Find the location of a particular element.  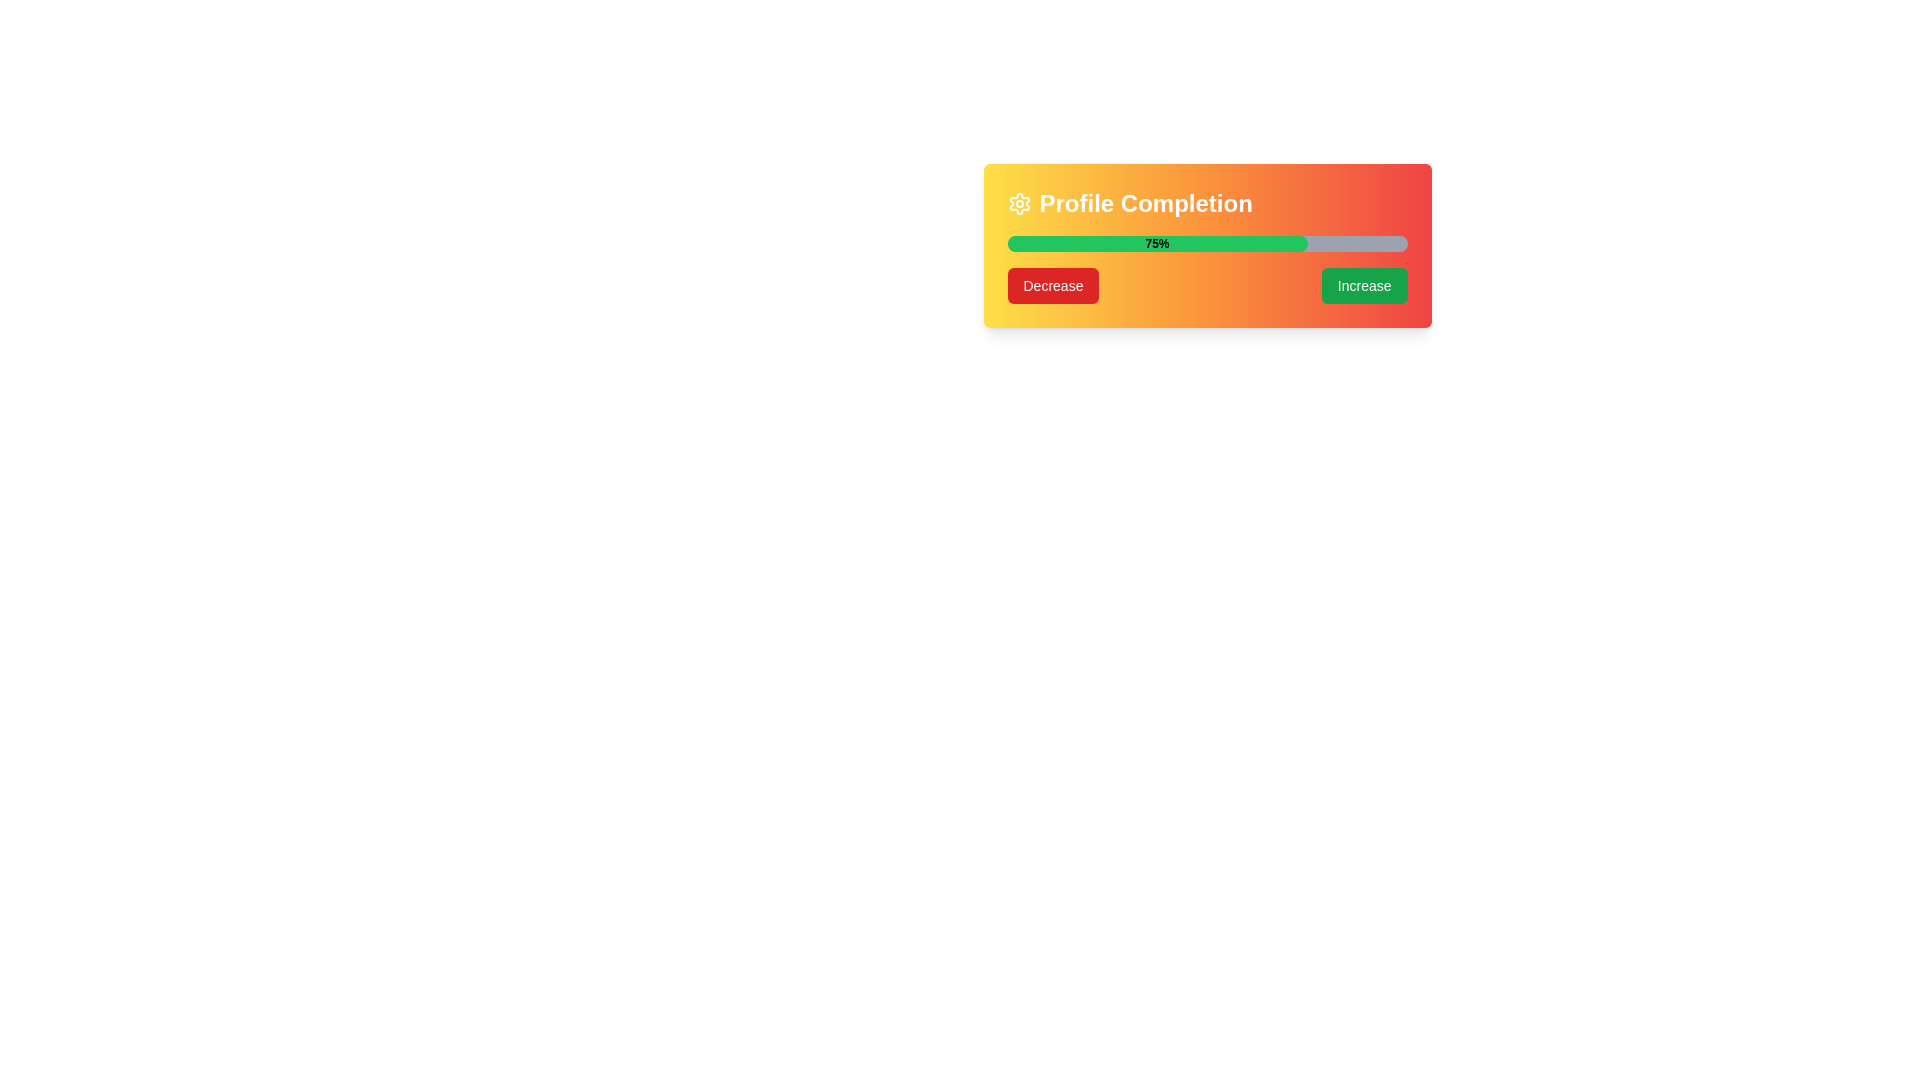

the decorative icon representing settings for the 'Profile Completion' feature, which is located to the far left of the 'Profile Completion' section header is located at coordinates (1019, 204).